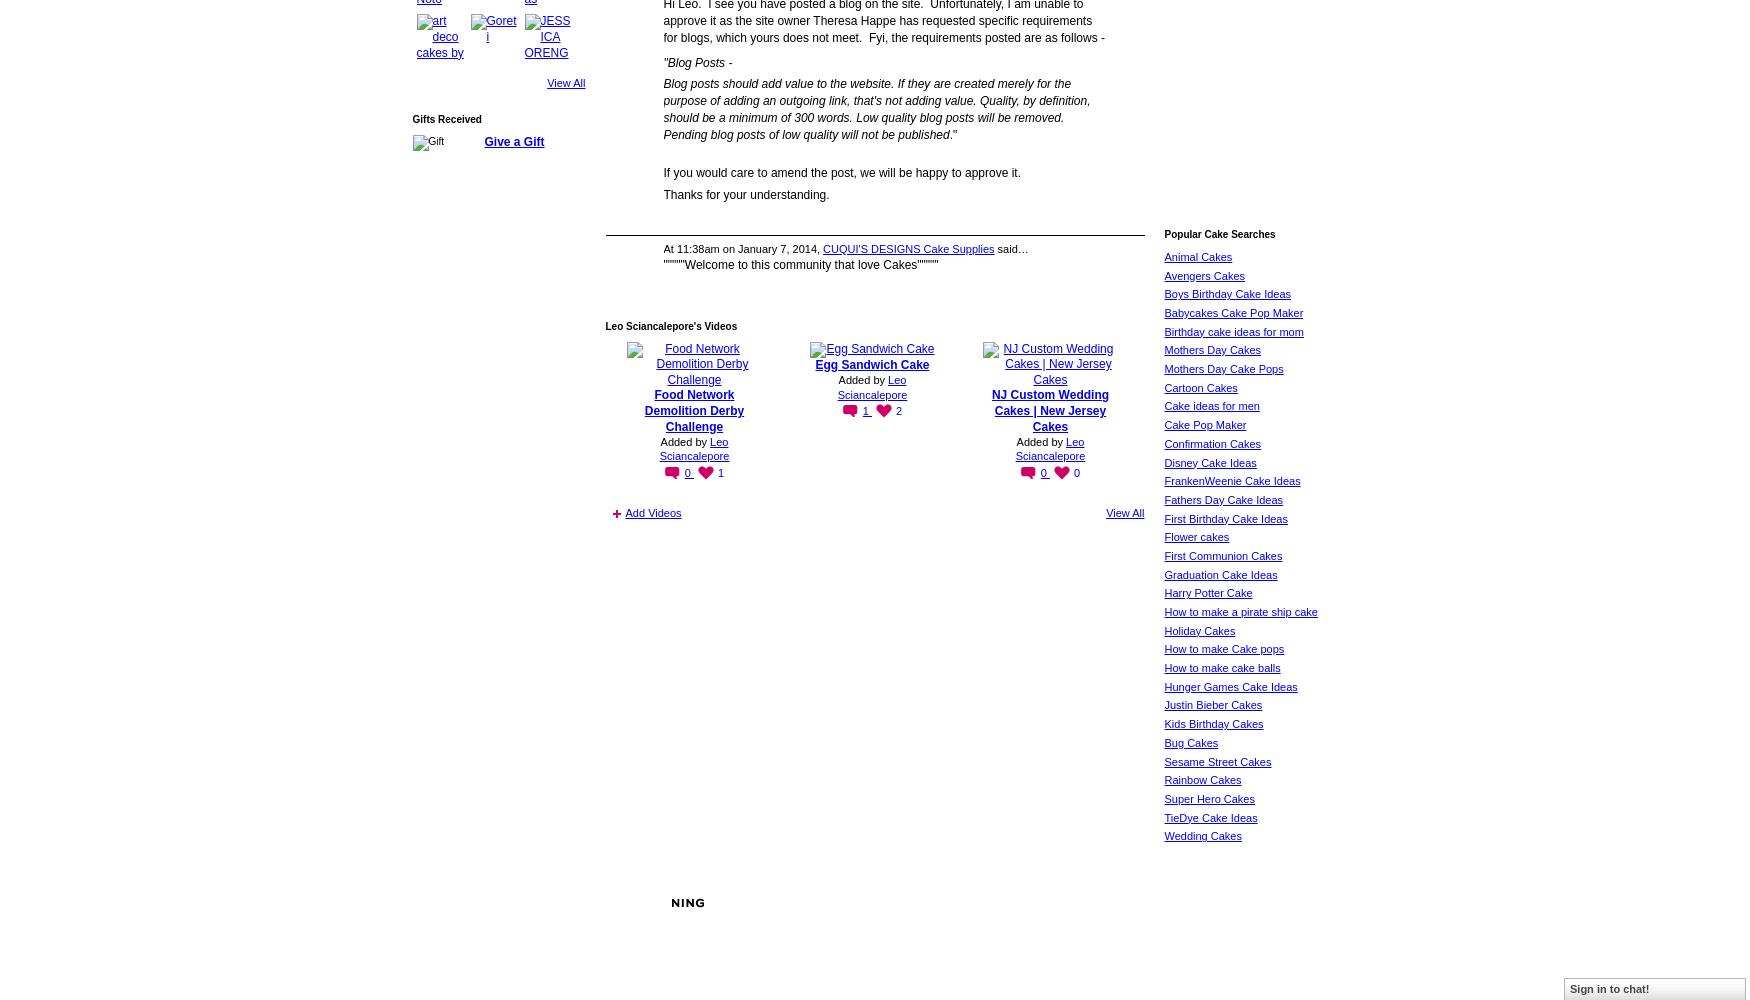 This screenshot has width=1750, height=1000. Describe the element at coordinates (1162, 798) in the screenshot. I see `'Super Hero Cakes'` at that location.